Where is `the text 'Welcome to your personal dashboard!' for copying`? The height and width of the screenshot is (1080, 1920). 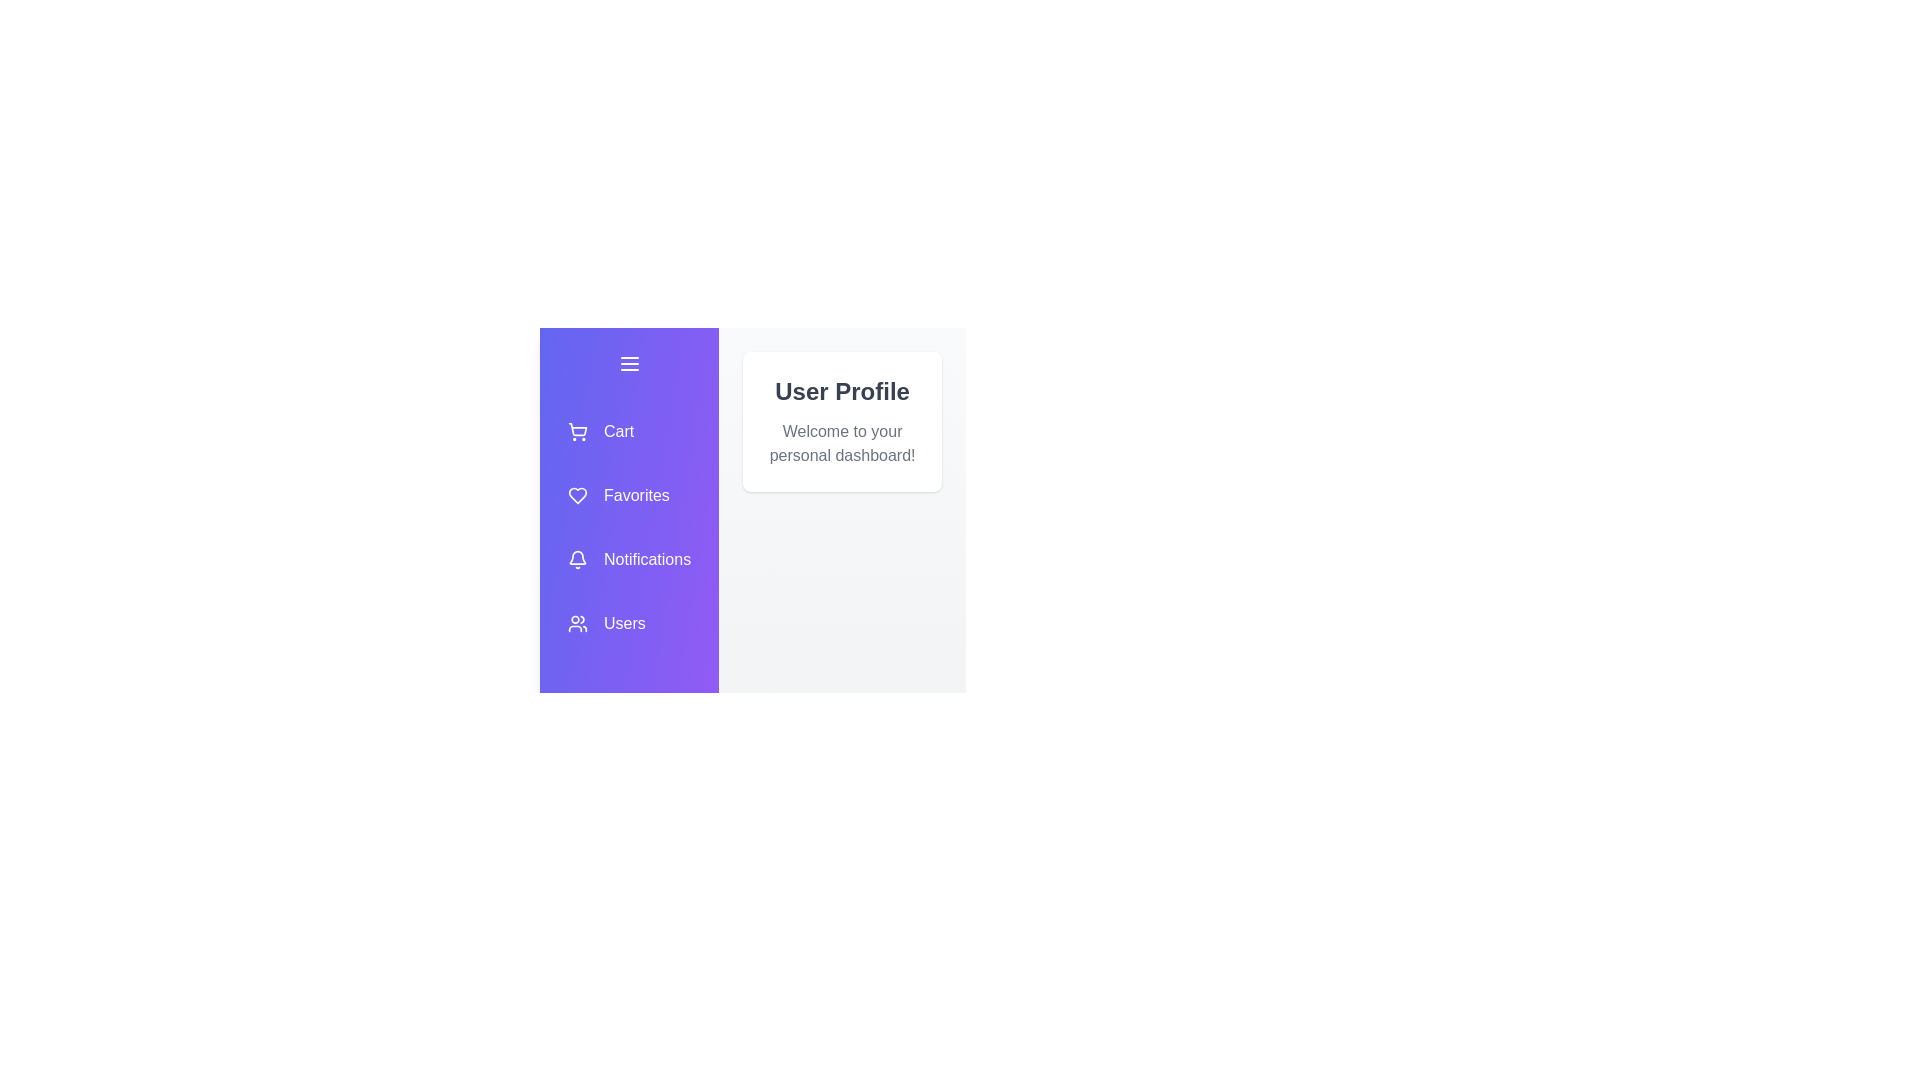
the text 'Welcome to your personal dashboard!' for copying is located at coordinates (766, 419).